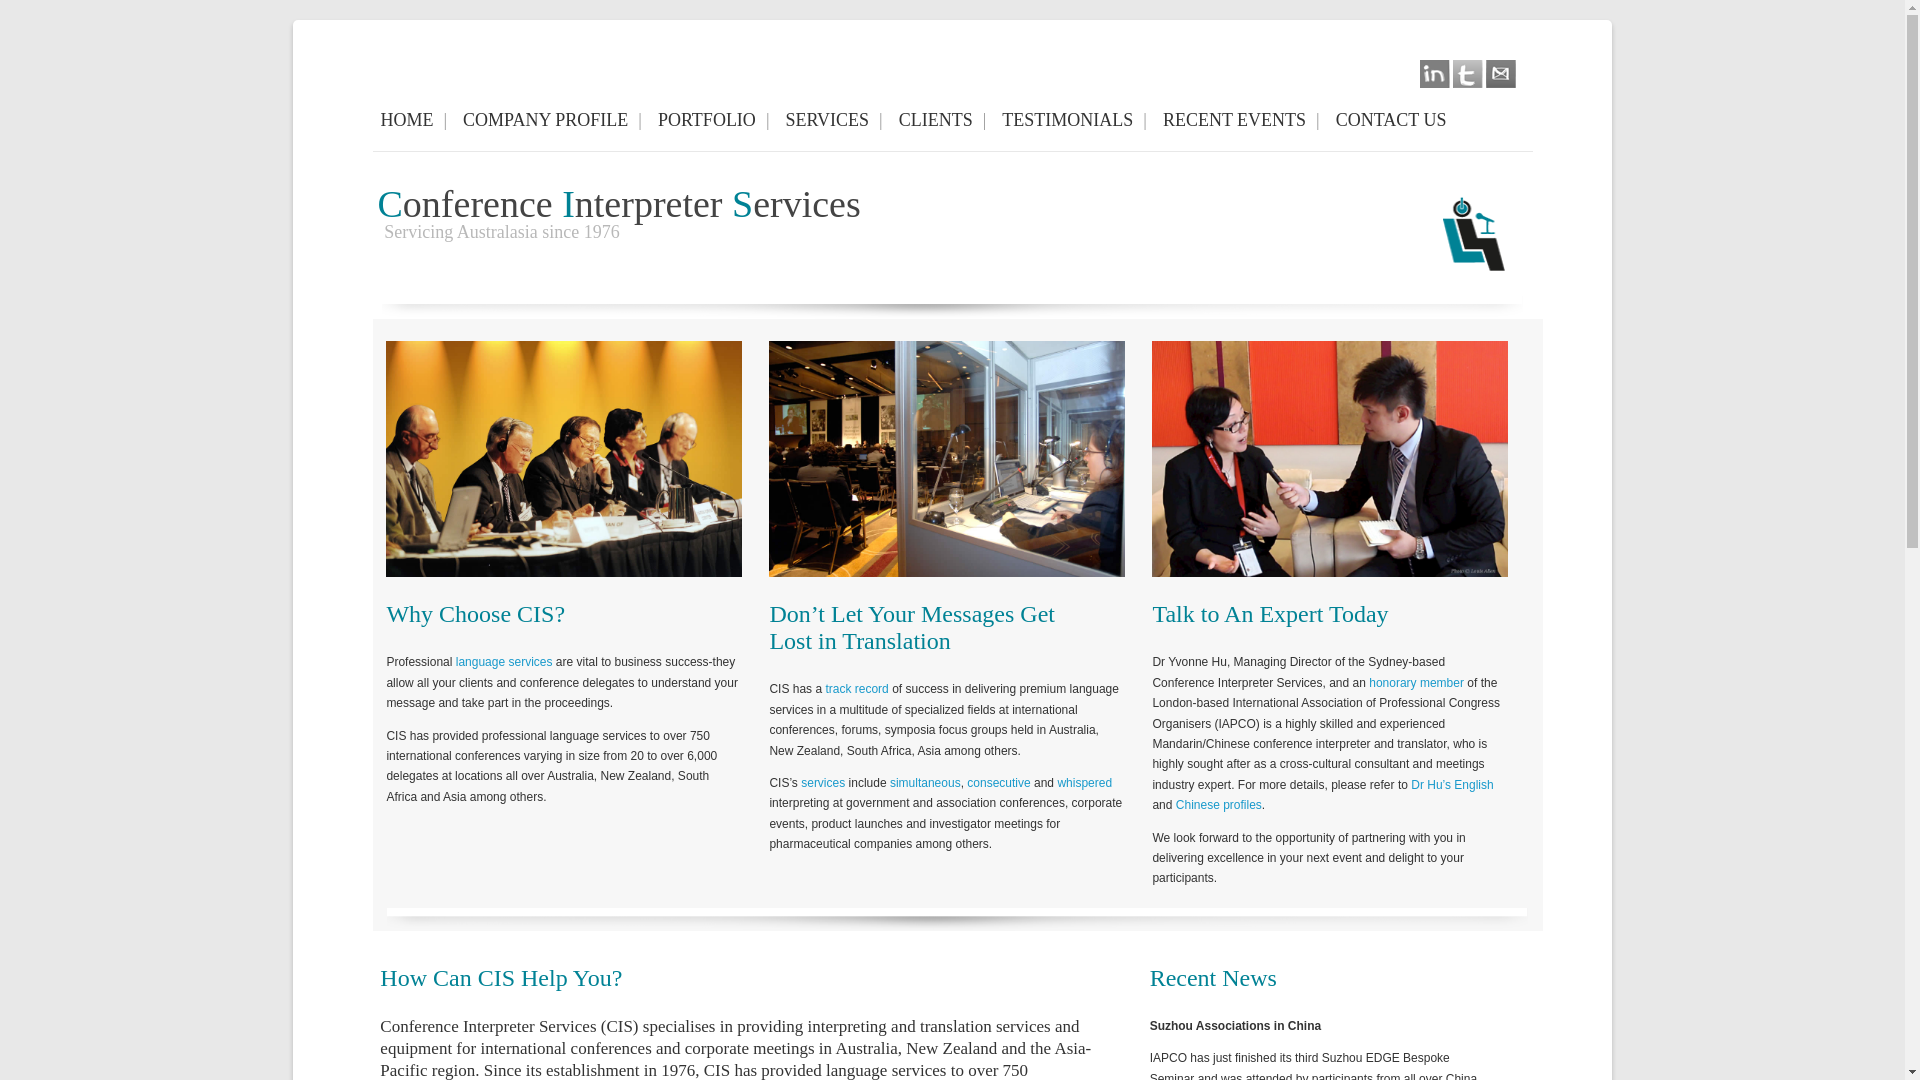  Describe the element at coordinates (1468, 73) in the screenshot. I see `'Twitter'` at that location.